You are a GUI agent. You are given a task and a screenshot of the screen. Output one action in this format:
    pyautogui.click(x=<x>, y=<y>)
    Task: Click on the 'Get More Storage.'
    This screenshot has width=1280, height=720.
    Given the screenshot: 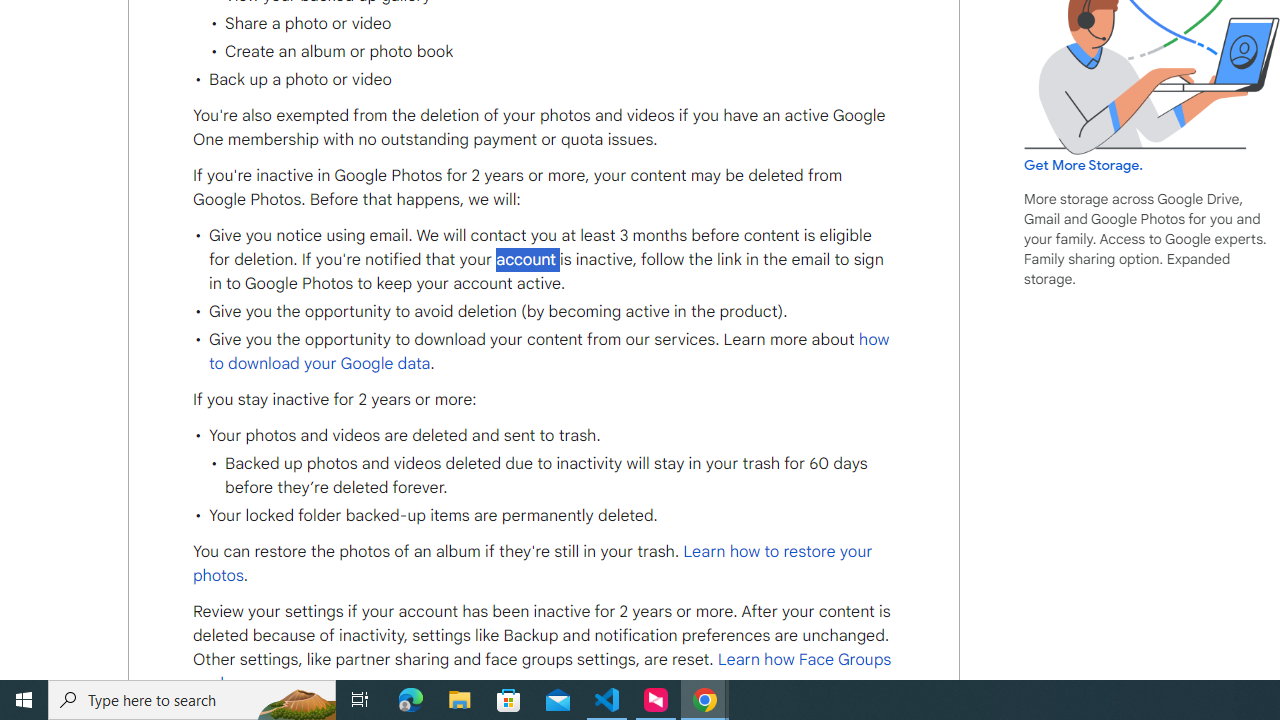 What is the action you would take?
    pyautogui.click(x=1082, y=164)
    